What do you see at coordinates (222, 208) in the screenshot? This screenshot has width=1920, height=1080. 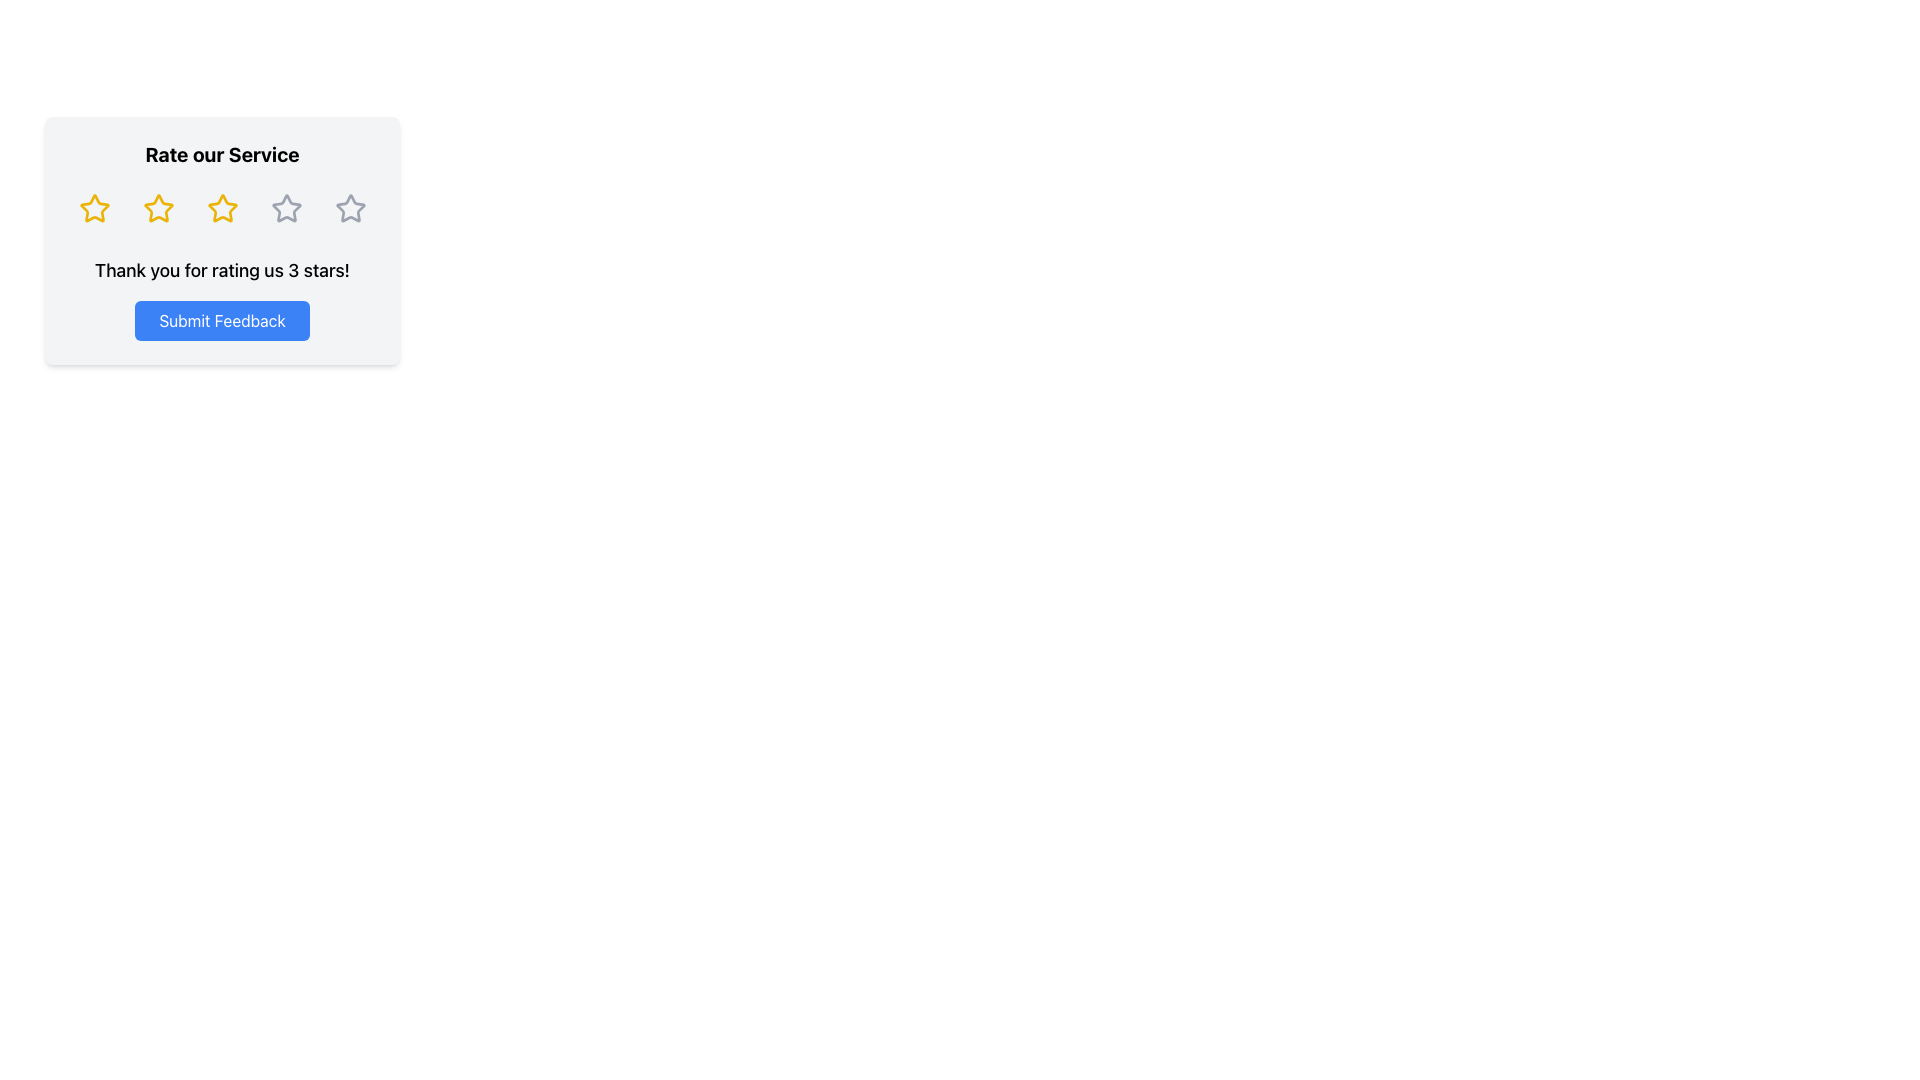 I see `the third star icon in the rating system to rate our service` at bounding box center [222, 208].